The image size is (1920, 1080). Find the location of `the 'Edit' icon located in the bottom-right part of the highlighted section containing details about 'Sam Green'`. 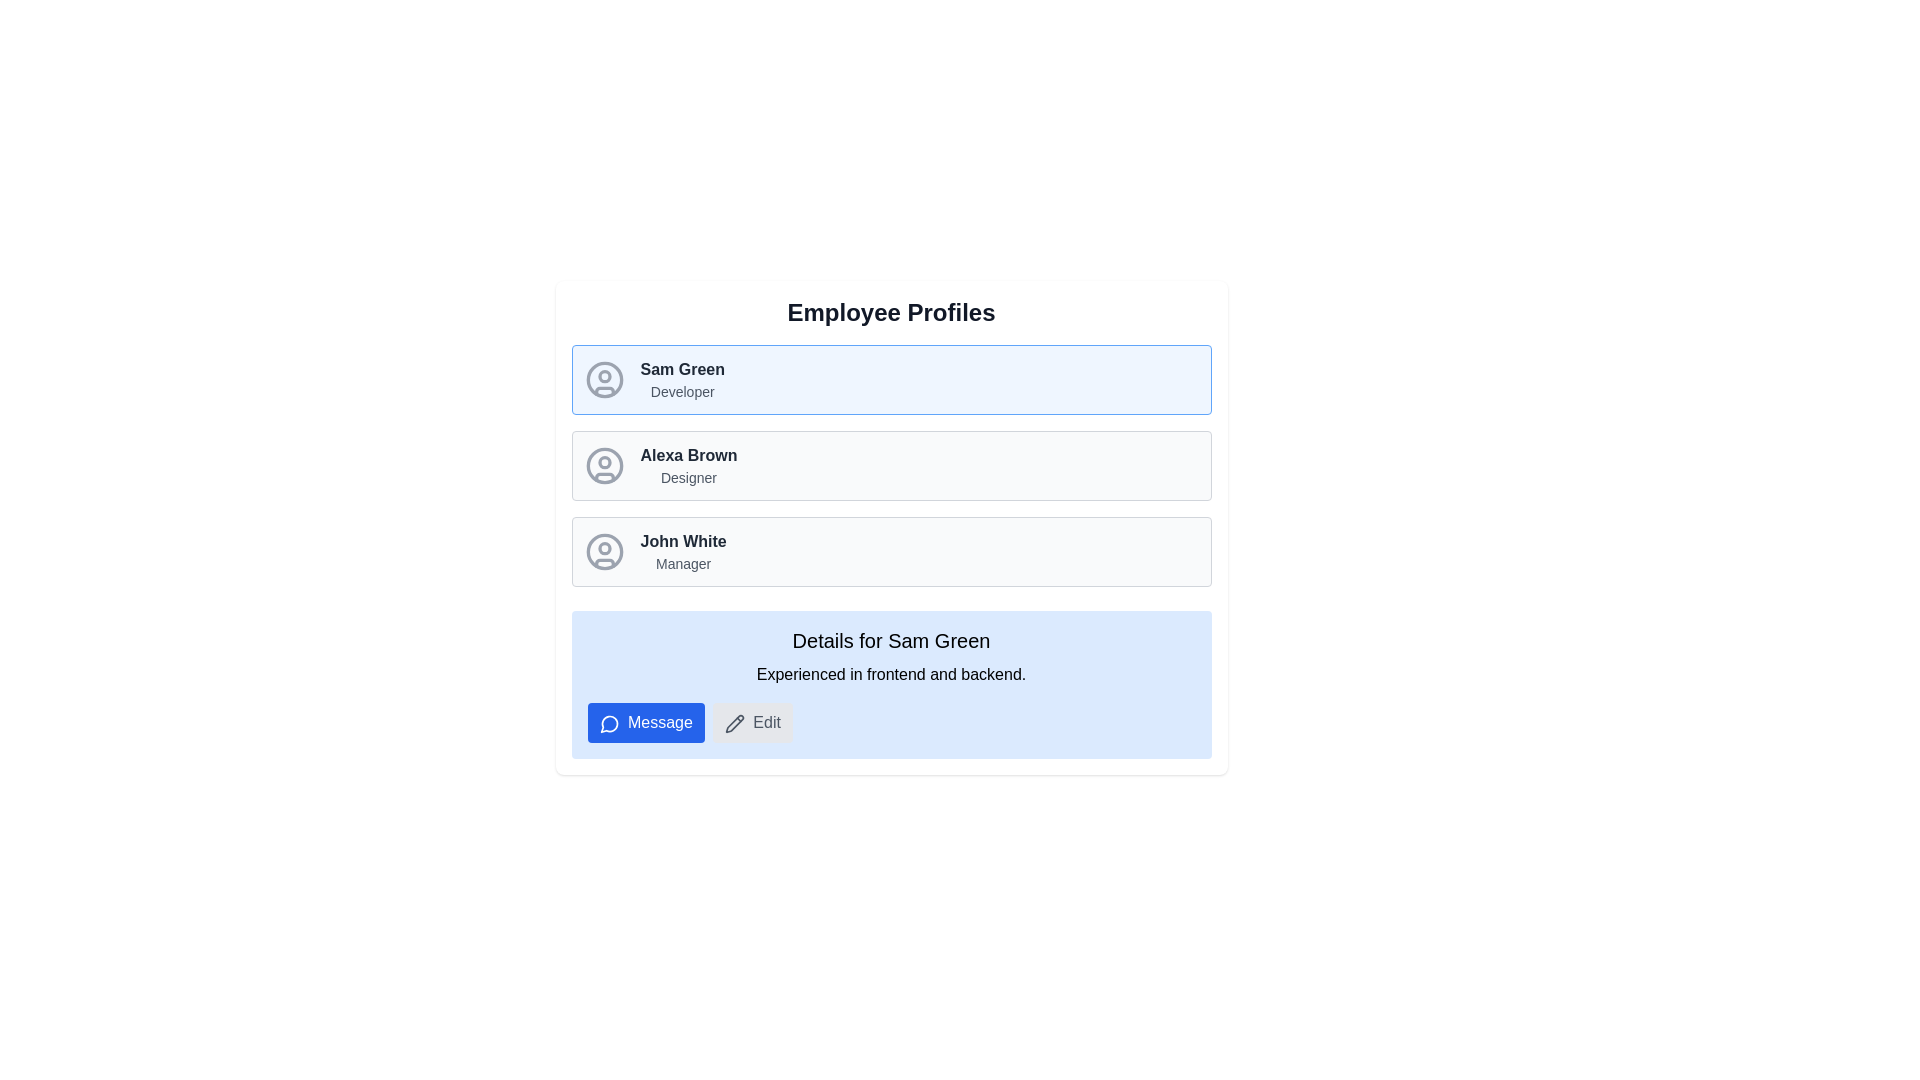

the 'Edit' icon located in the bottom-right part of the highlighted section containing details about 'Sam Green' is located at coordinates (733, 723).